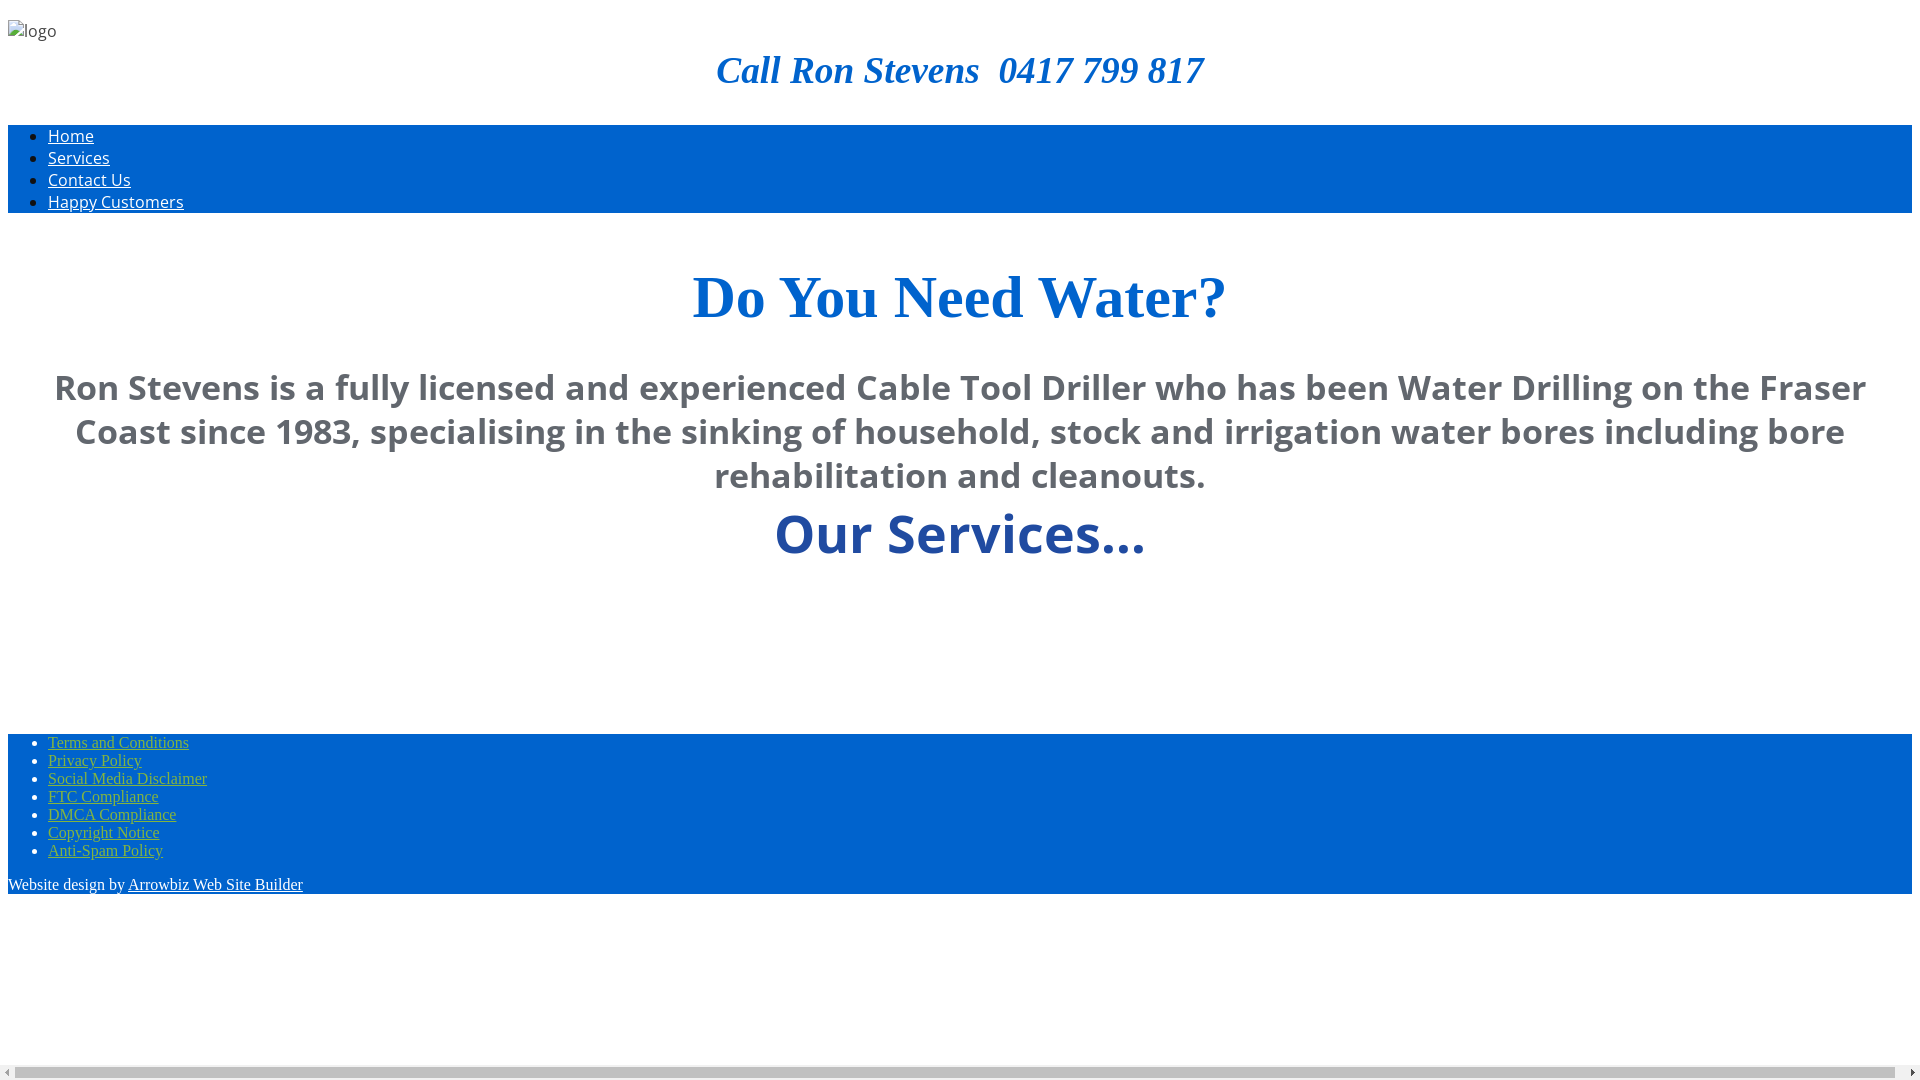 Image resolution: width=1920 pixels, height=1080 pixels. Describe the element at coordinates (103, 832) in the screenshot. I see `'Copyright Notice'` at that location.